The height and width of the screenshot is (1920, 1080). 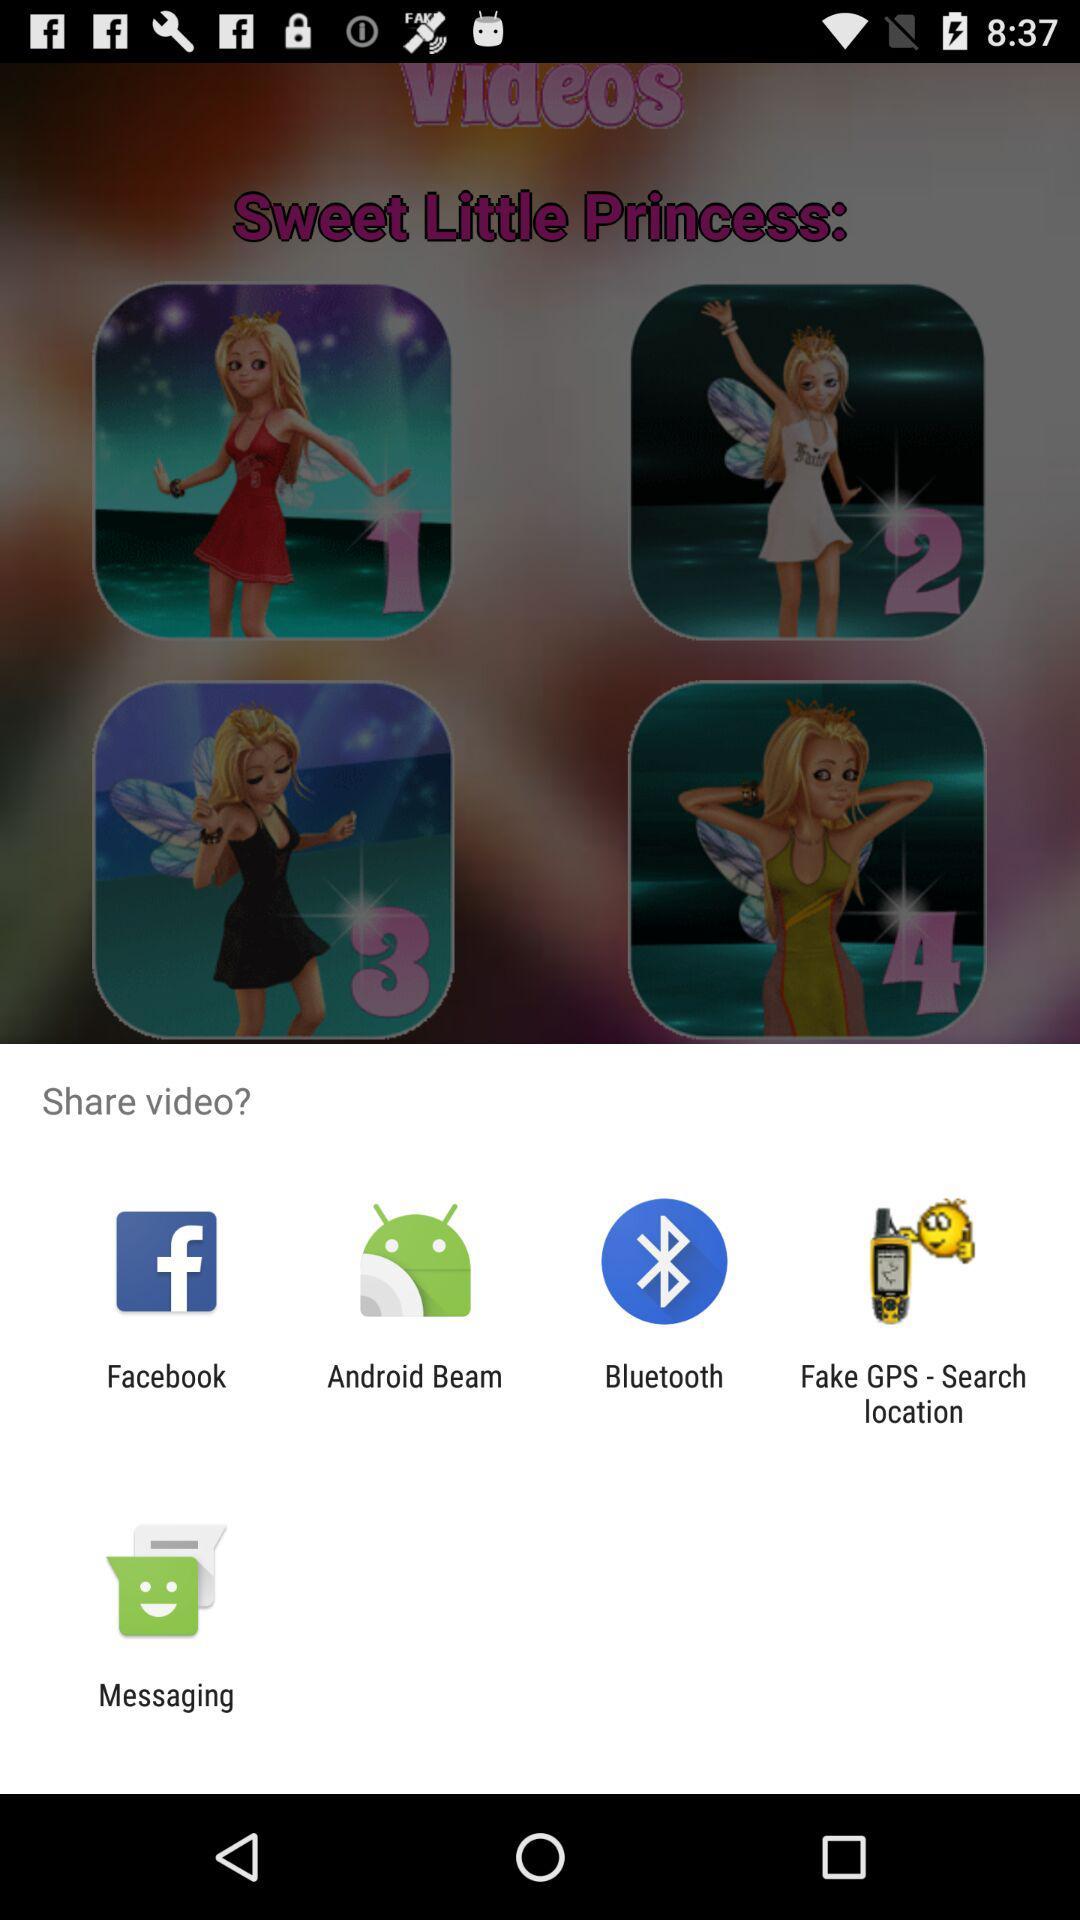 I want to click on facebook icon, so click(x=165, y=1392).